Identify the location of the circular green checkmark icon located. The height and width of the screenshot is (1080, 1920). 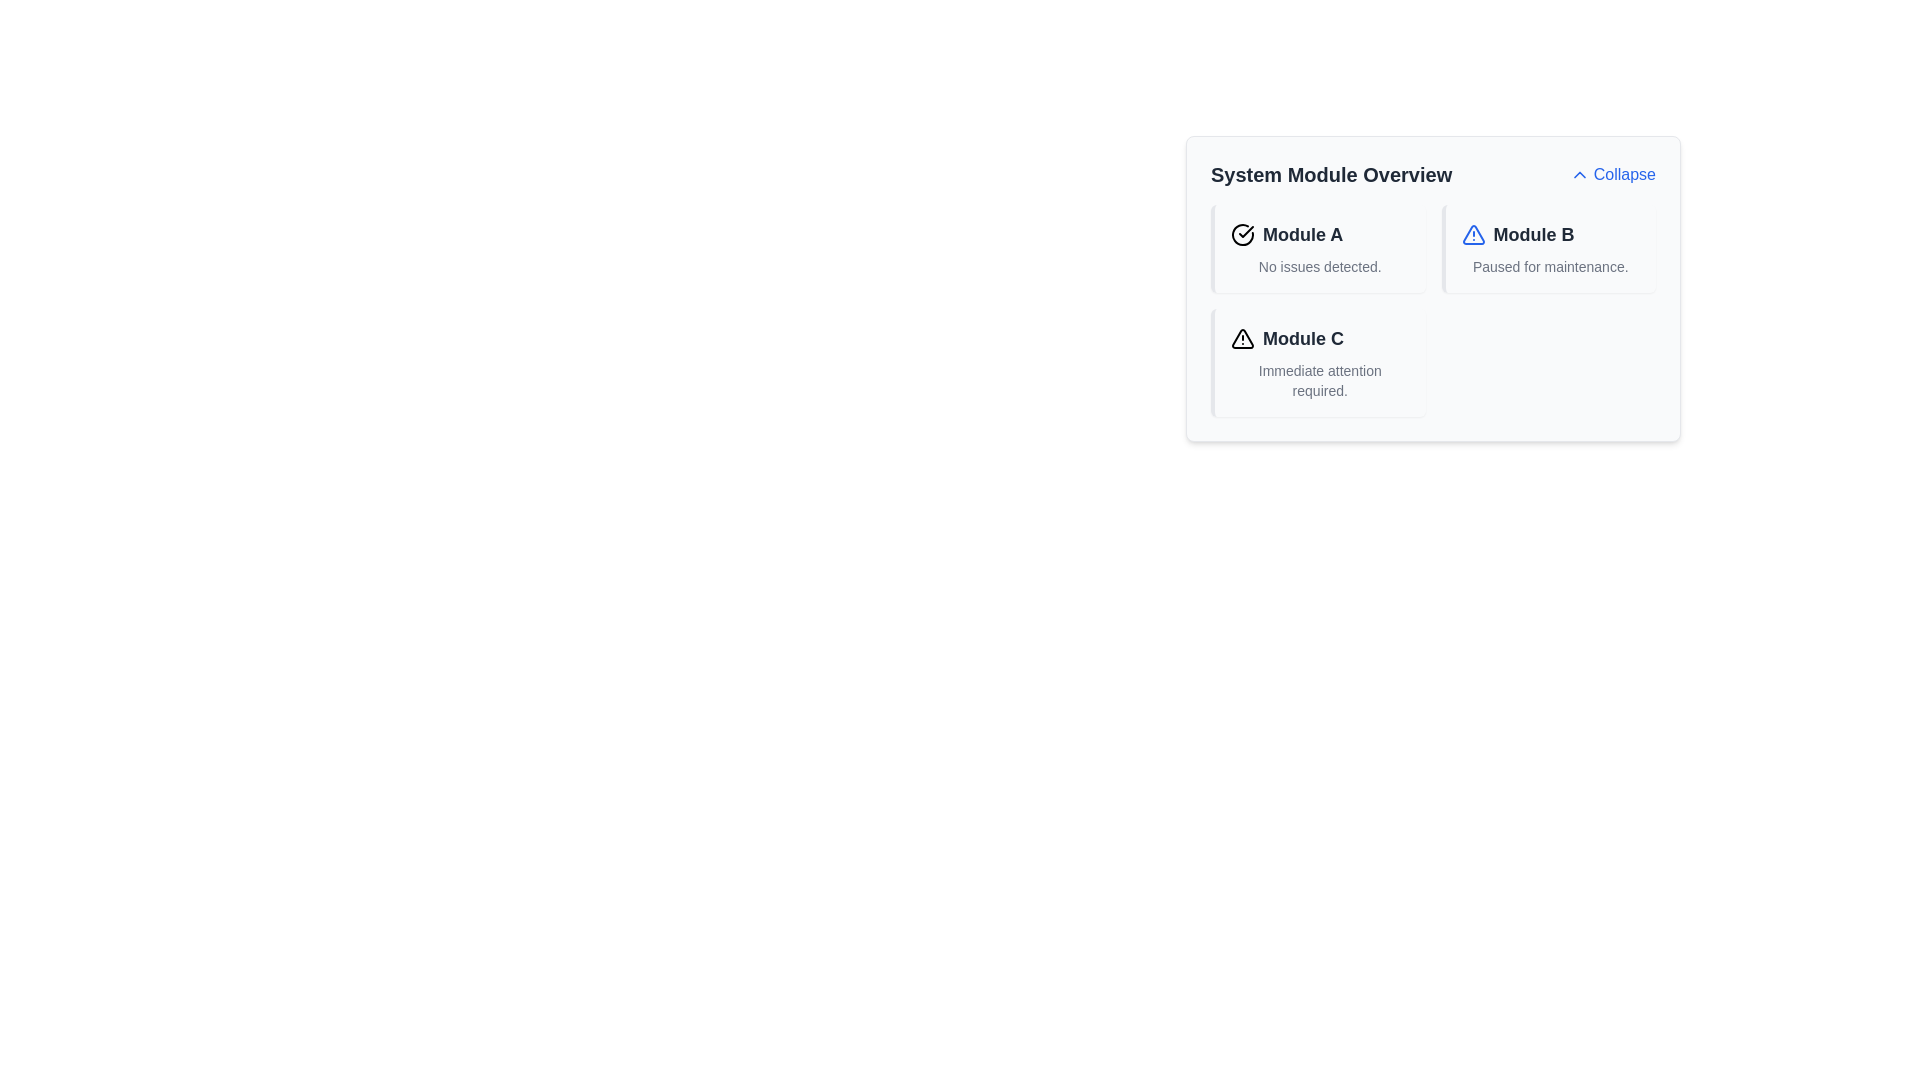
(1242, 234).